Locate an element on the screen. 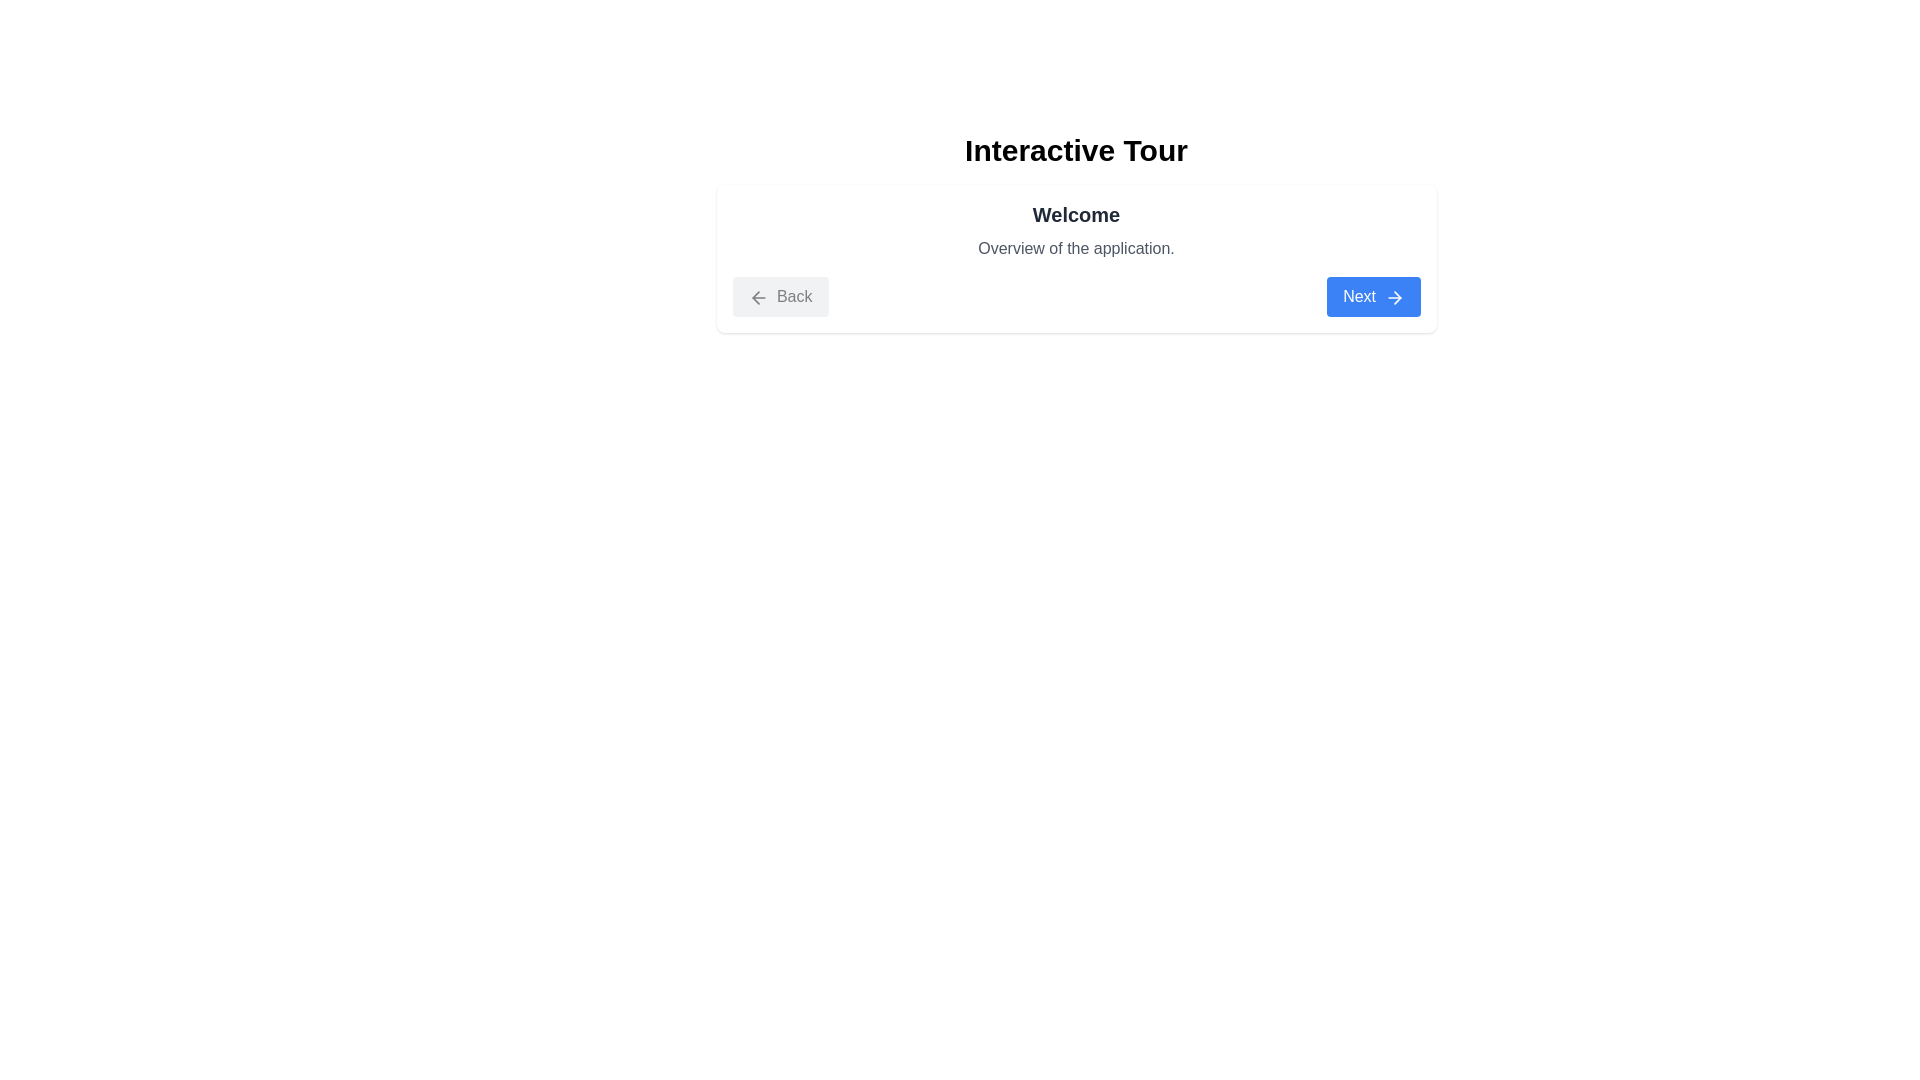 This screenshot has height=1080, width=1920. the button located at the bottom-right corner of the interface, which is intended to navigate to the next step in a guided process is located at coordinates (1372, 297).